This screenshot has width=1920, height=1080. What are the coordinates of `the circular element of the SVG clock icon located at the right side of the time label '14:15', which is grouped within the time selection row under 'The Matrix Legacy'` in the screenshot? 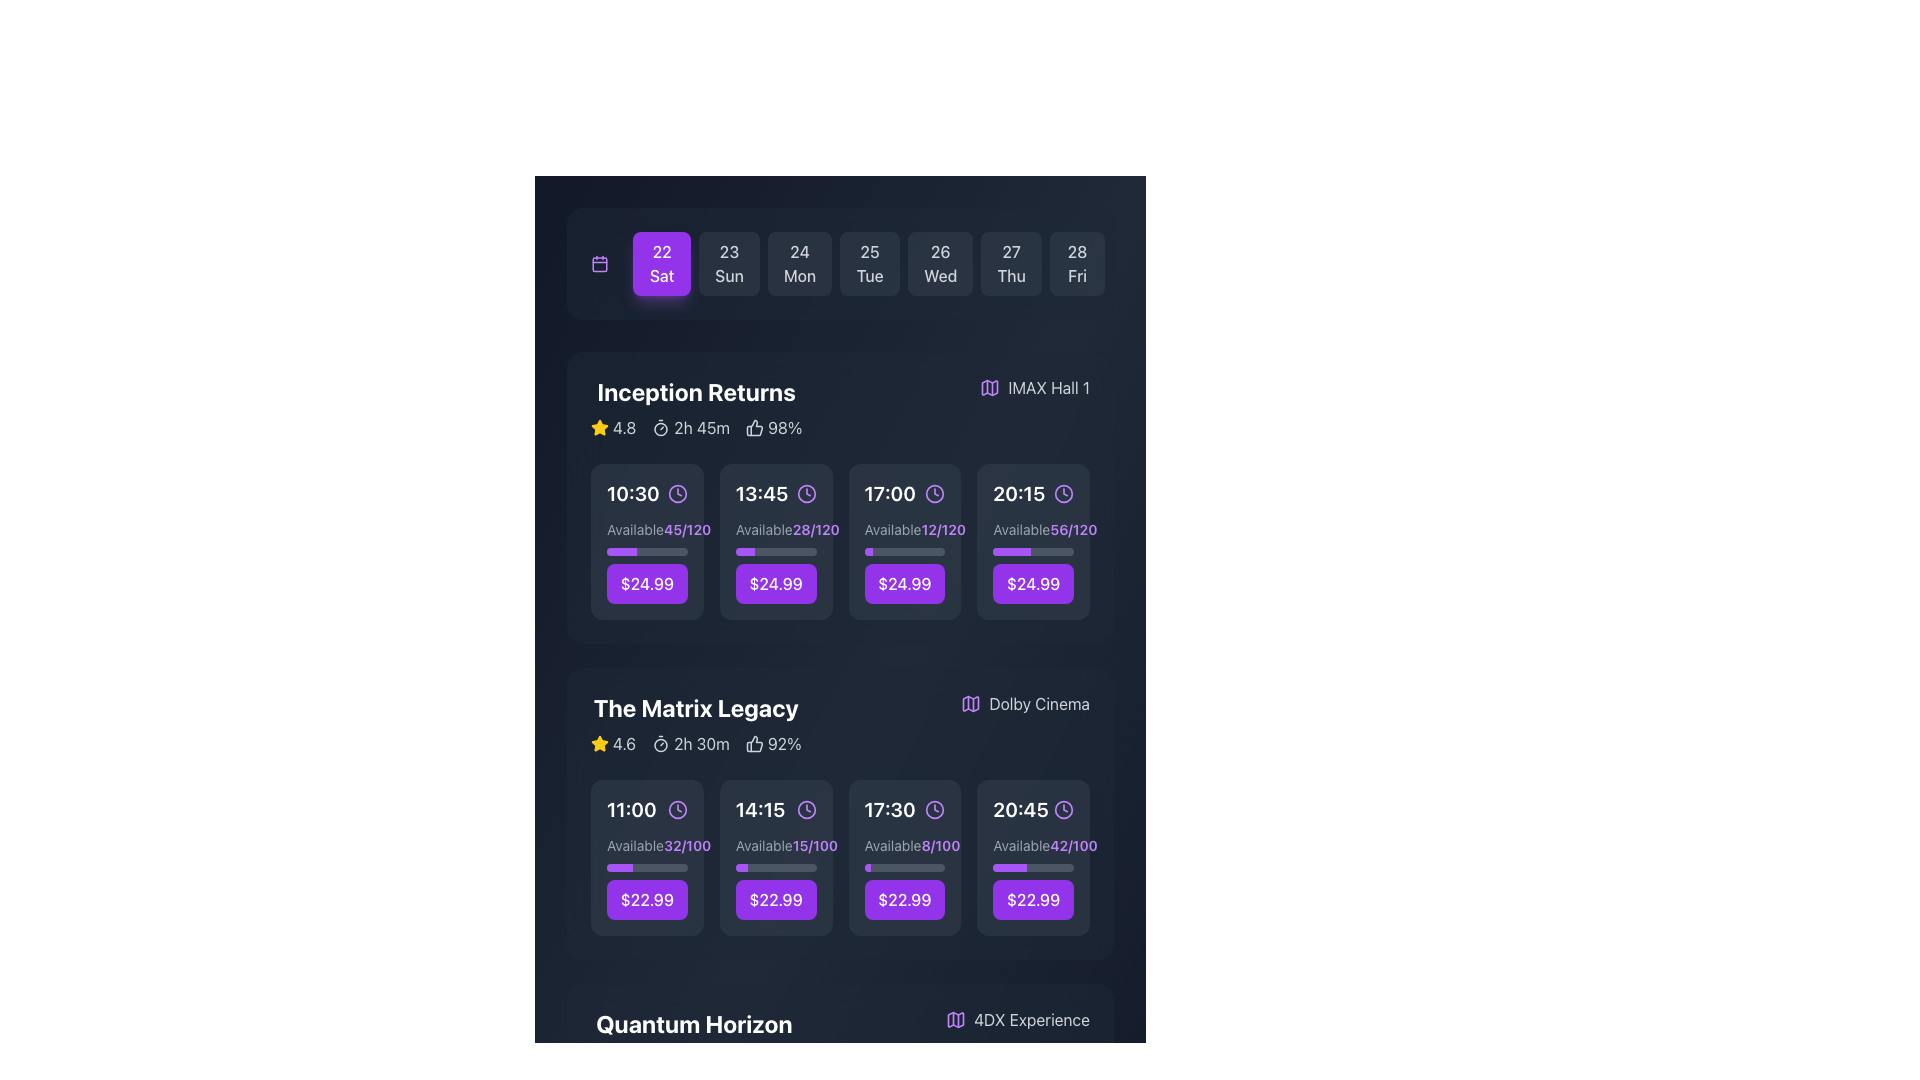 It's located at (806, 810).